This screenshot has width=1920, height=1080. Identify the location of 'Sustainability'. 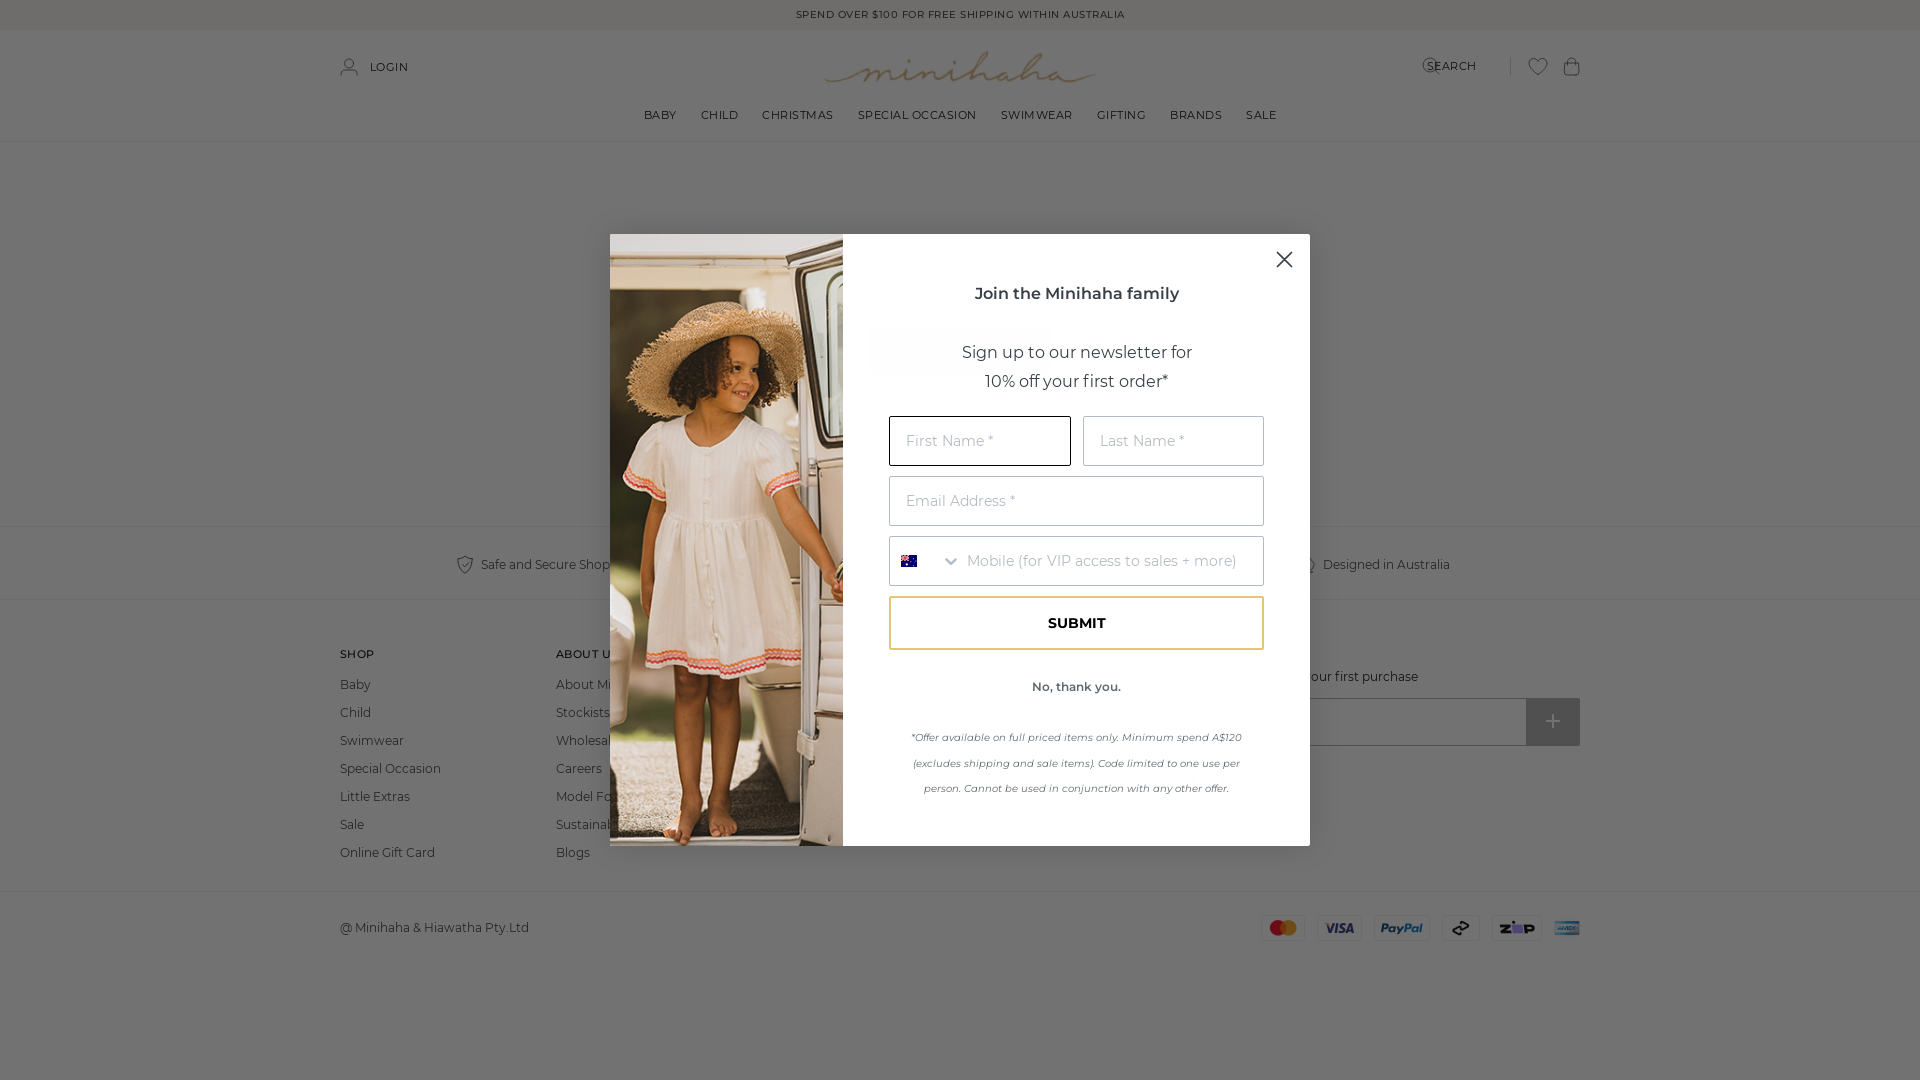
(594, 824).